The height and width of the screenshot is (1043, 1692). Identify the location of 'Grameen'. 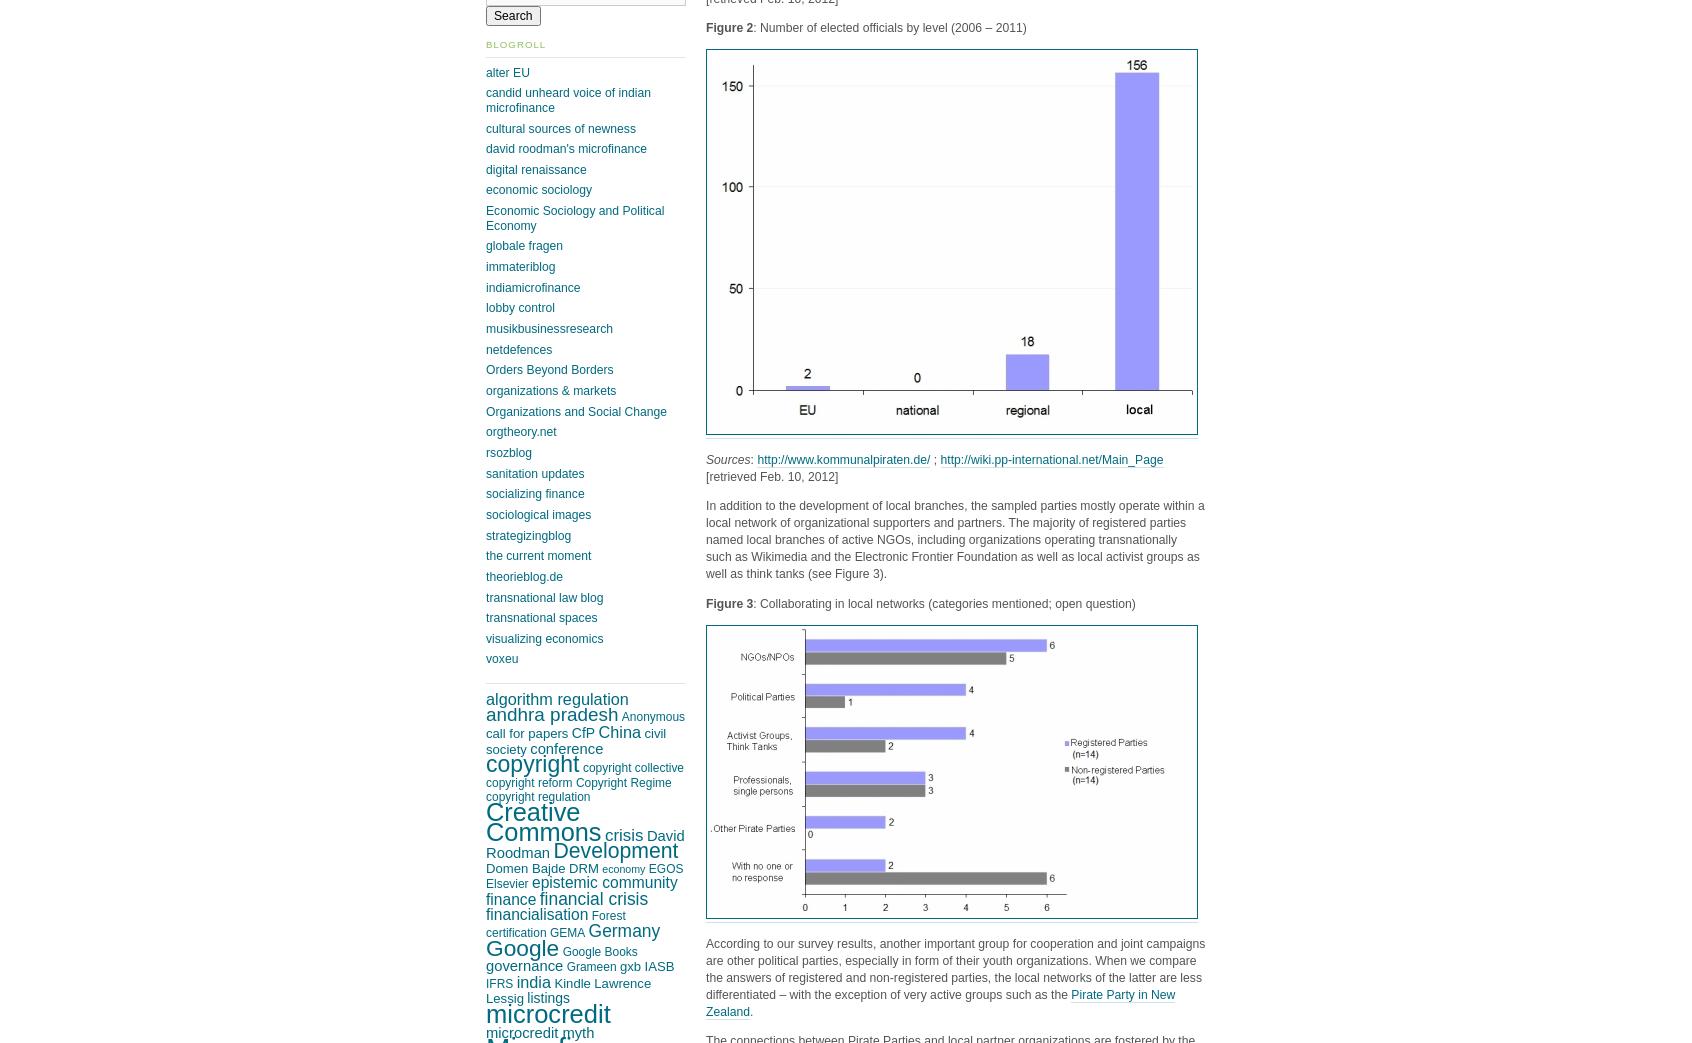
(590, 965).